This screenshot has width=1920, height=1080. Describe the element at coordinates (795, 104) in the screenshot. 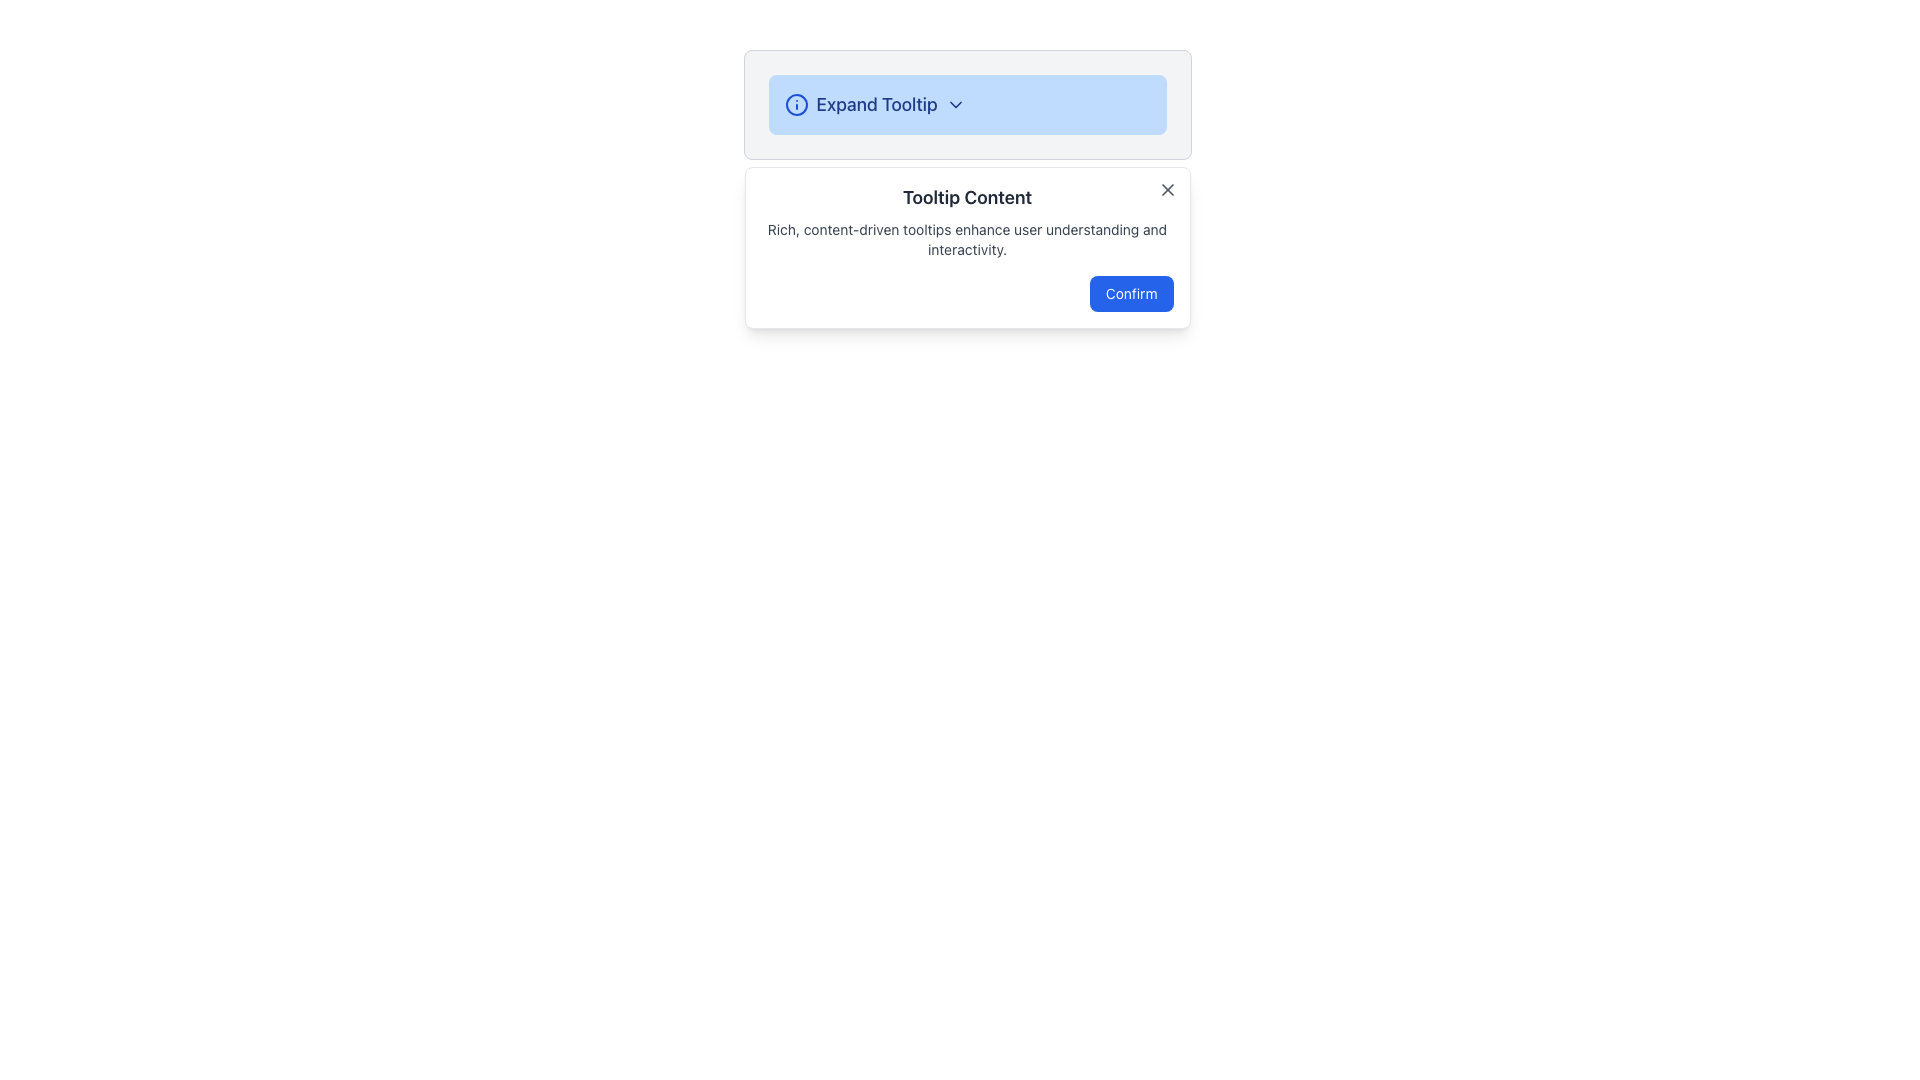

I see `the graphical element, which is a circle within an SVG icon located to the left of the 'Expand Tooltip' text in a header or tab-like UI section` at that location.